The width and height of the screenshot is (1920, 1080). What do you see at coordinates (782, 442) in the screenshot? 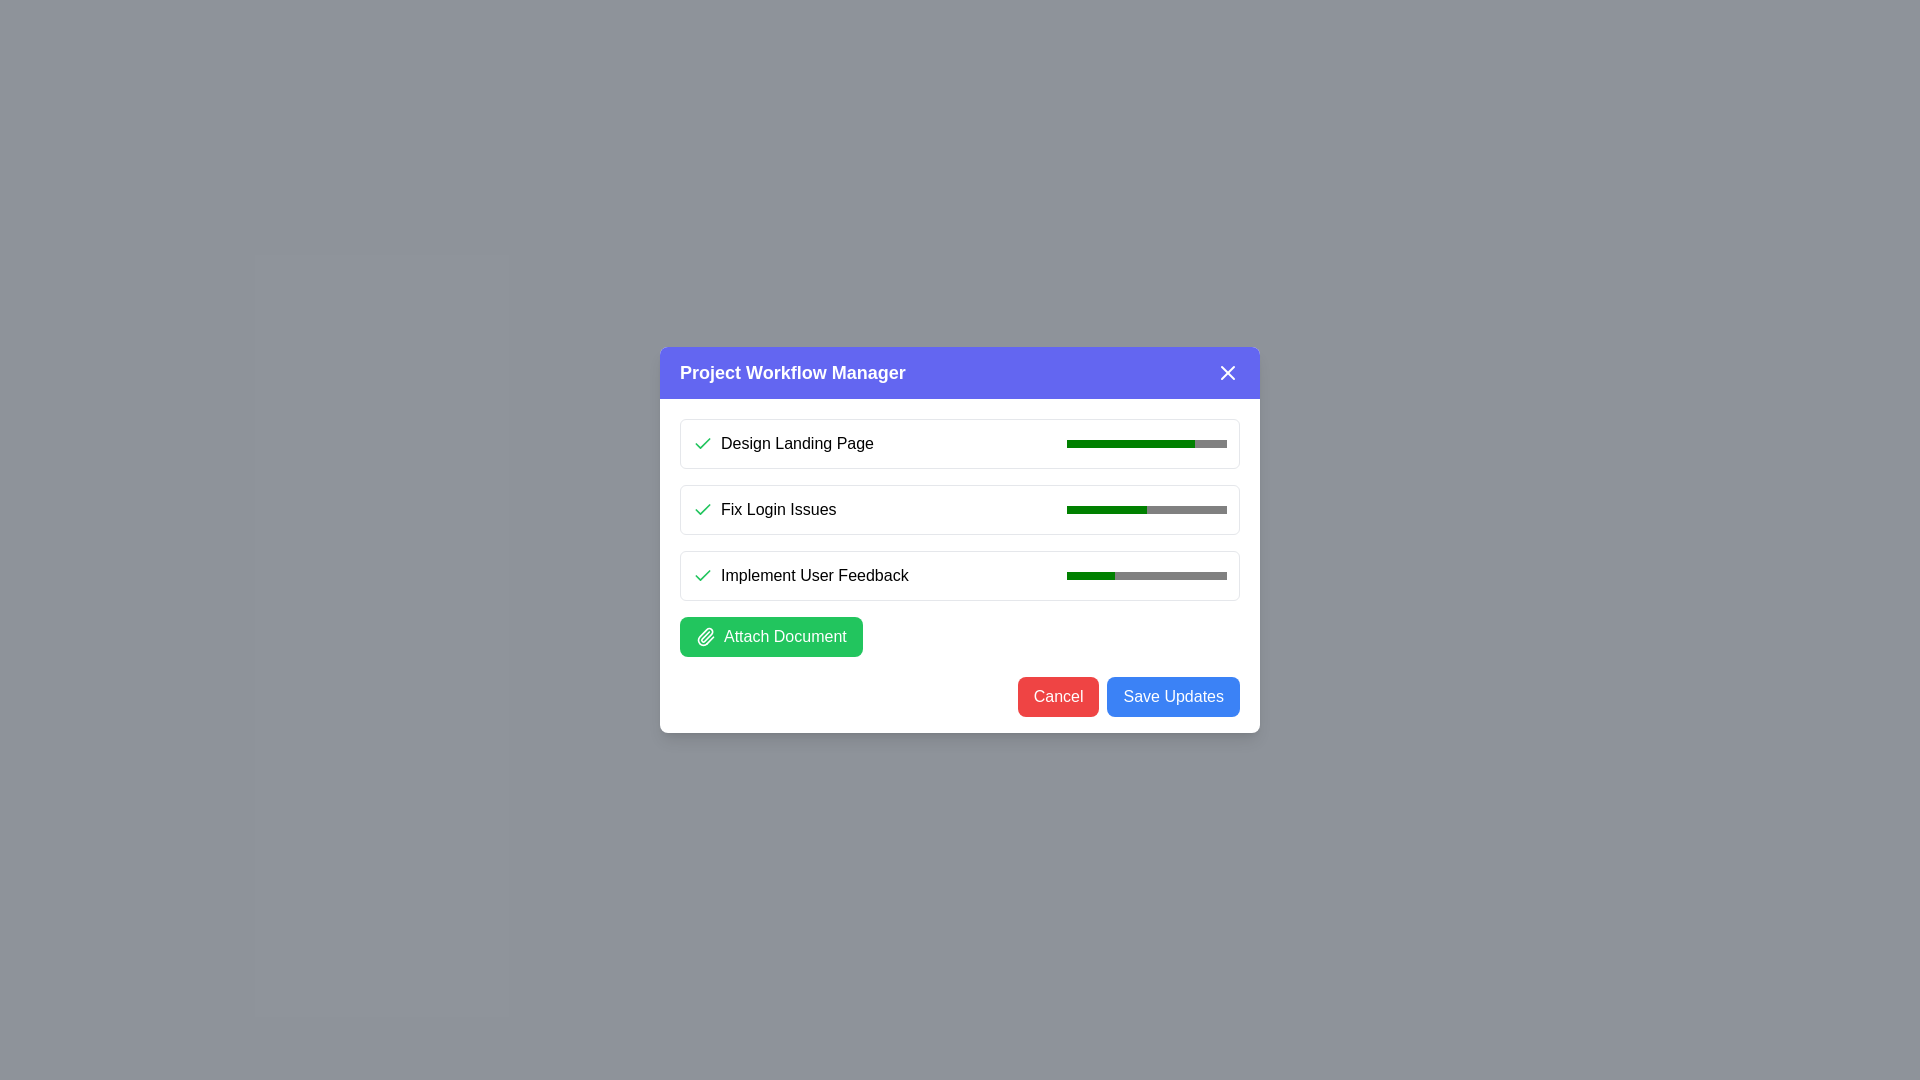
I see `the text label 'Design Landing Page' with a green checkmark icon indicating completion, which is the first item in the task list` at bounding box center [782, 442].